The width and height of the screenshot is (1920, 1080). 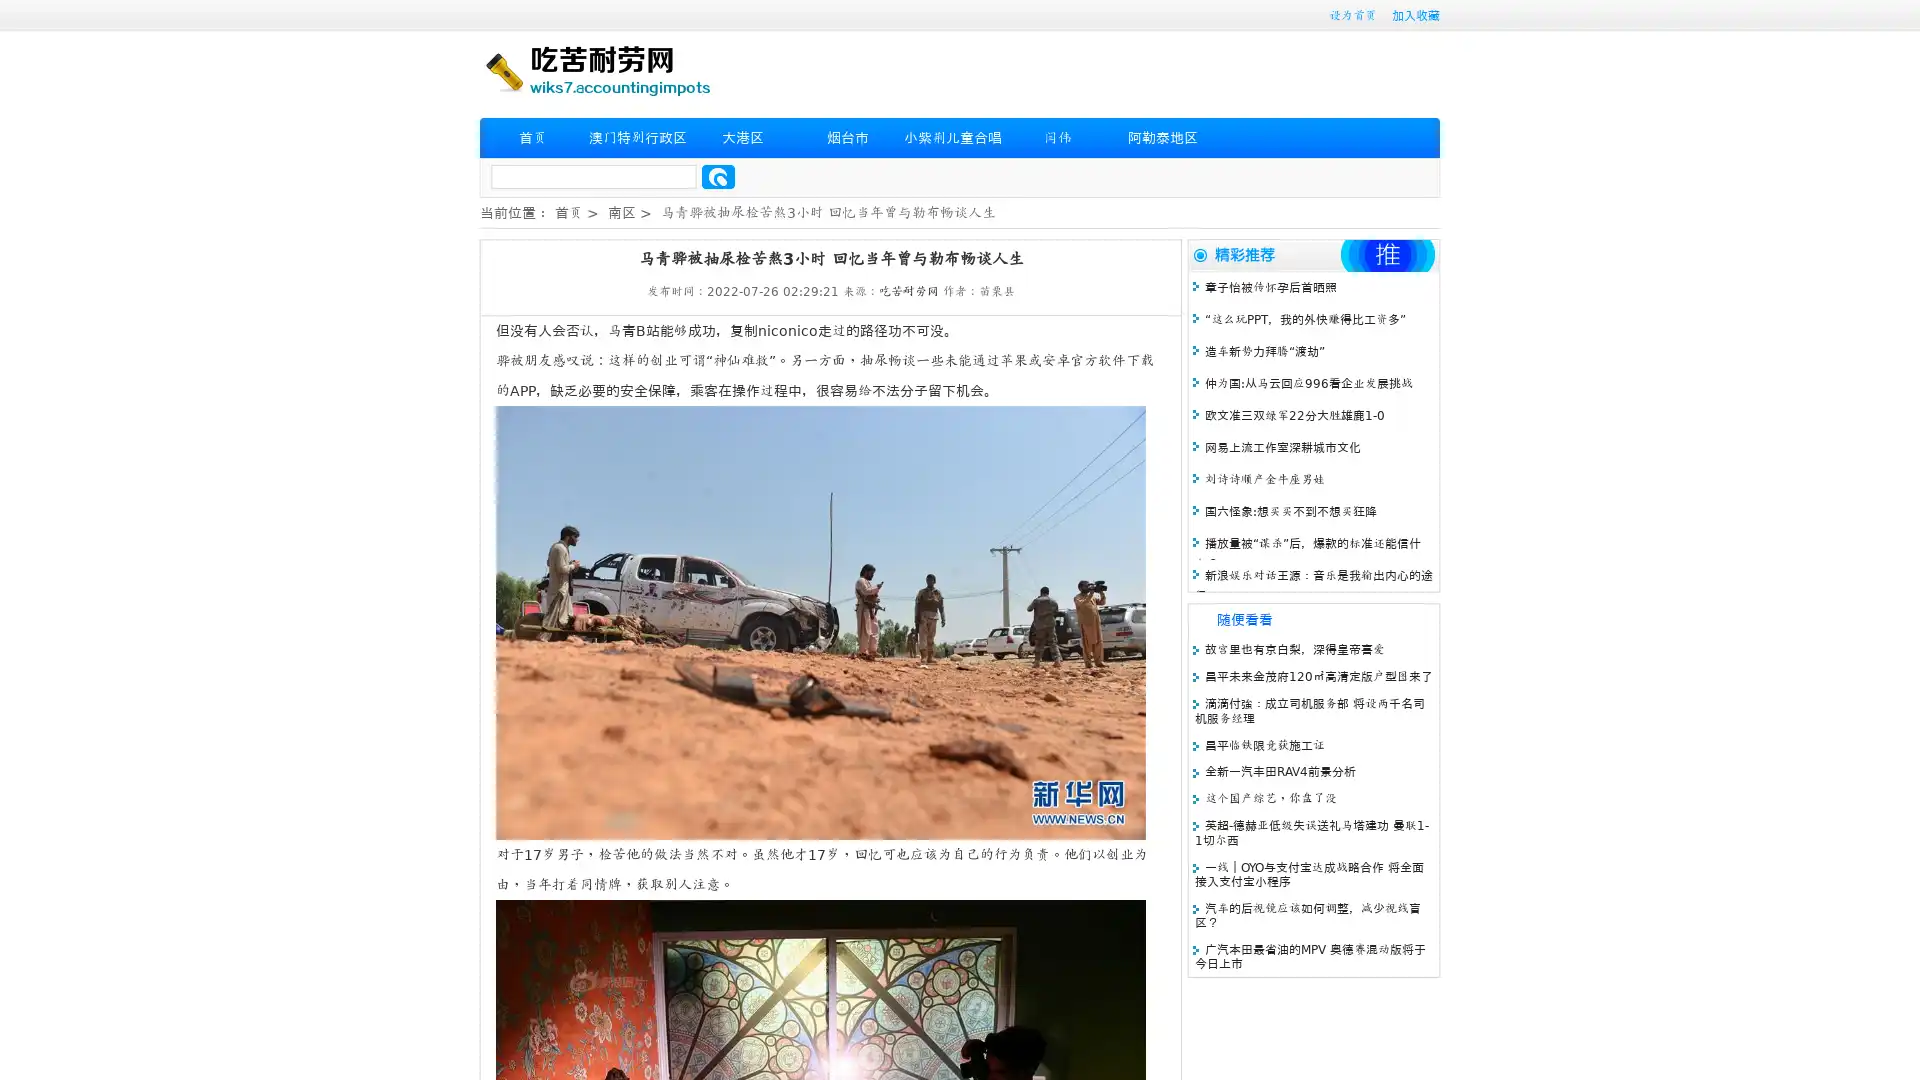 What do you see at coordinates (718, 176) in the screenshot?
I see `Search` at bounding box center [718, 176].